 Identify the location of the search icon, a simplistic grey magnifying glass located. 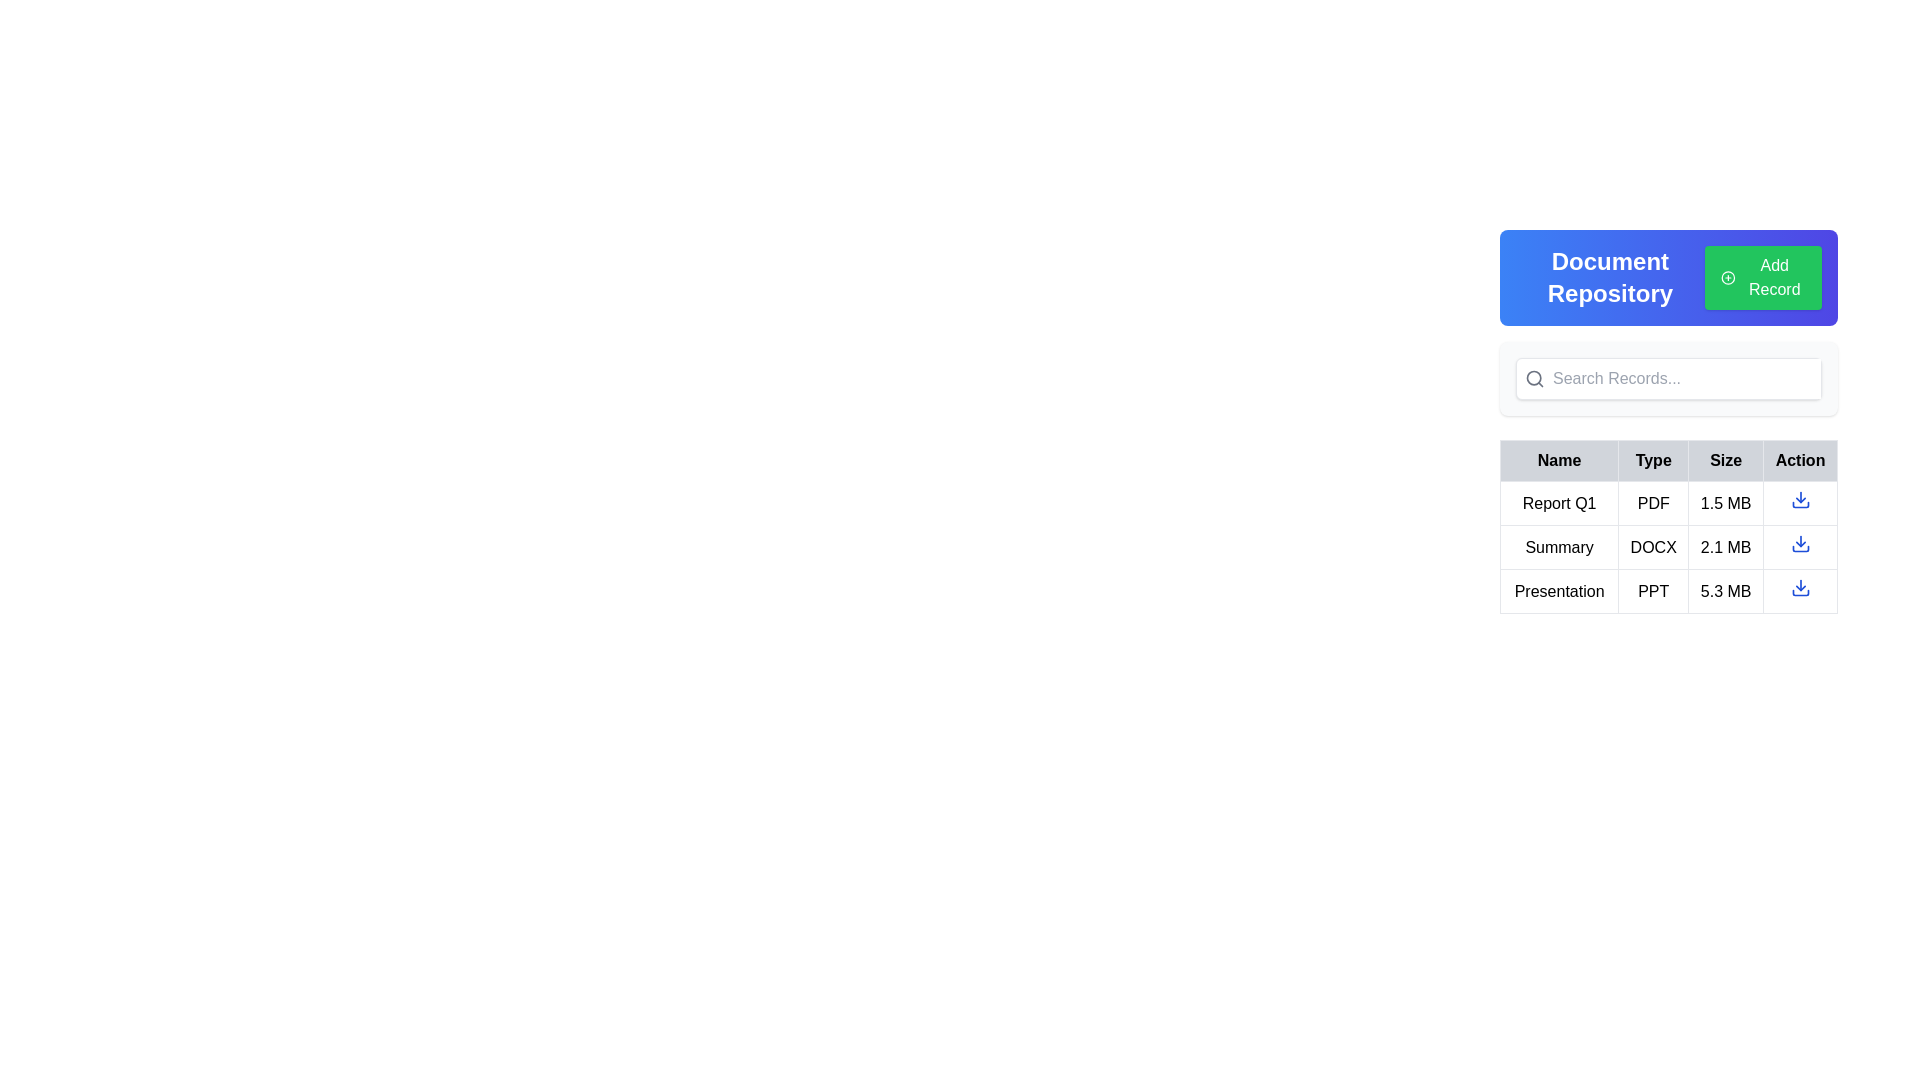
(1534, 378).